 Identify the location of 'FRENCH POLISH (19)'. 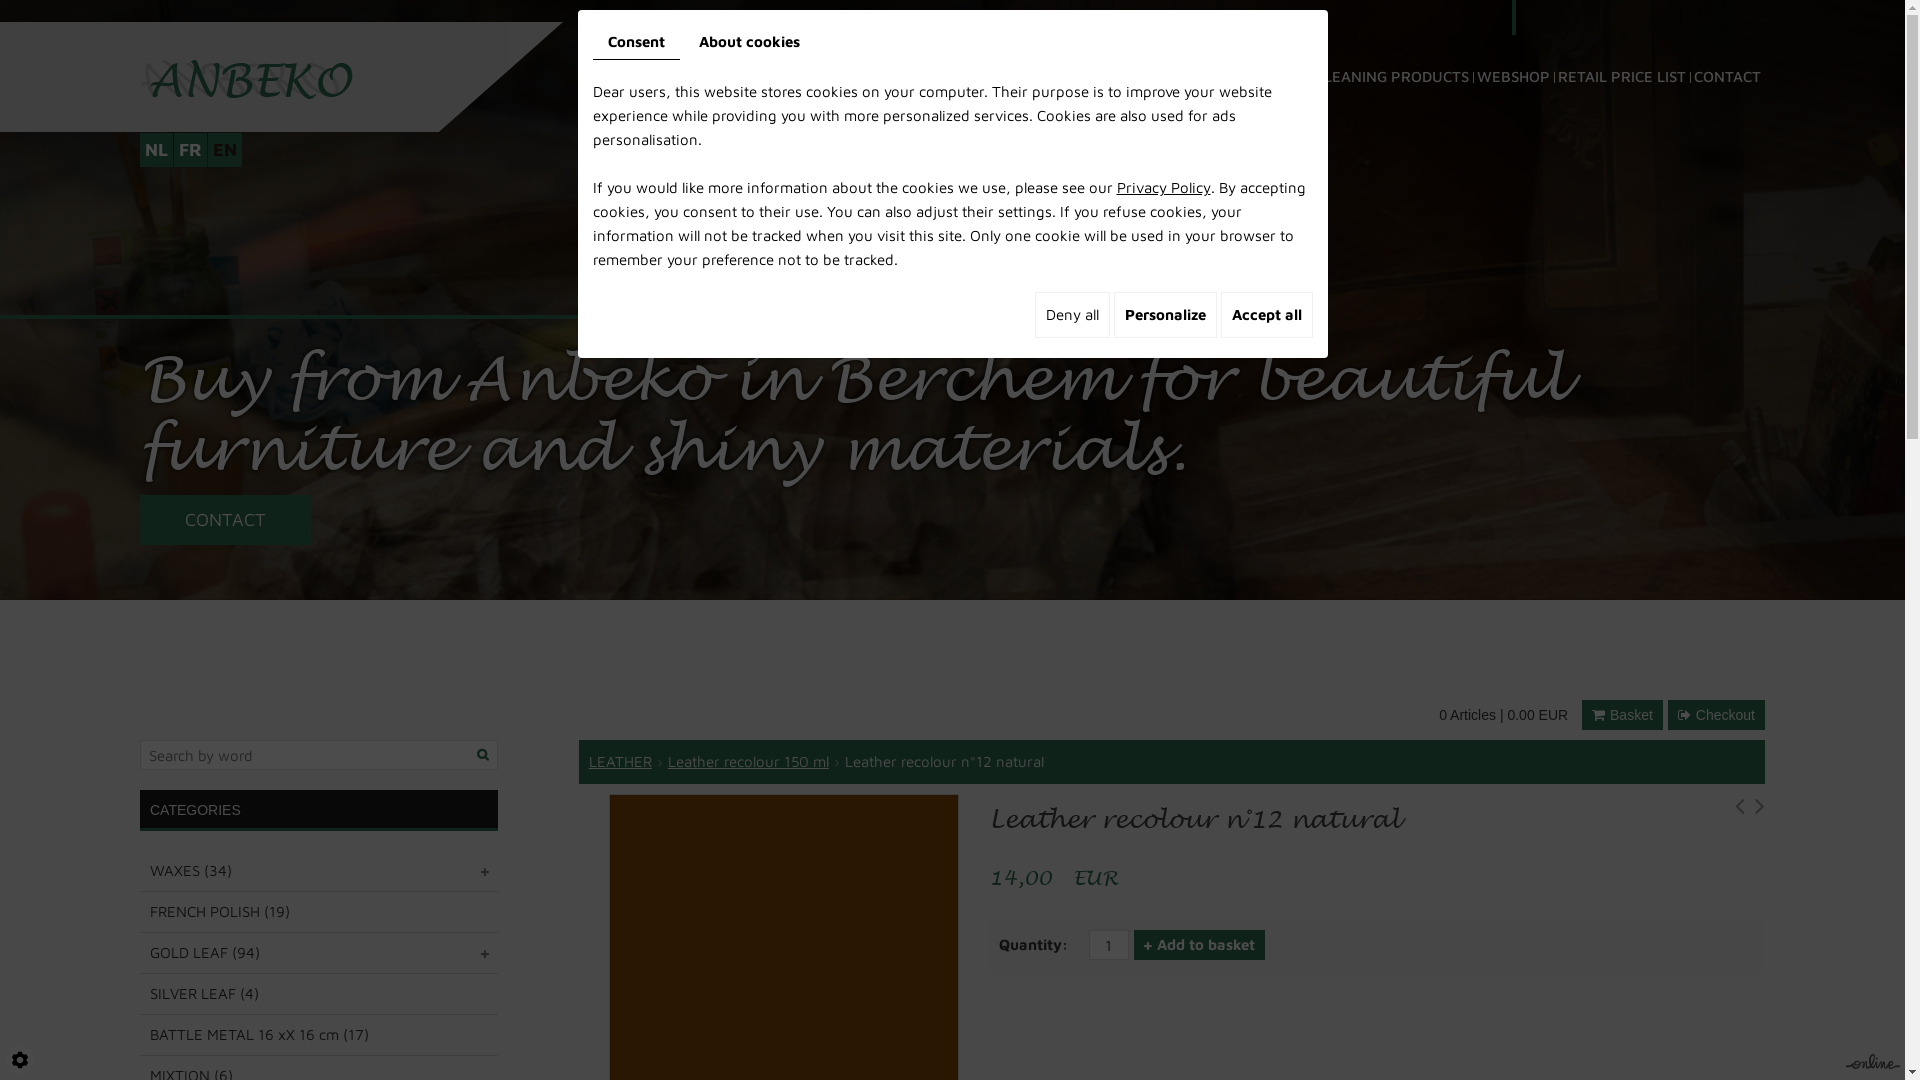
(317, 911).